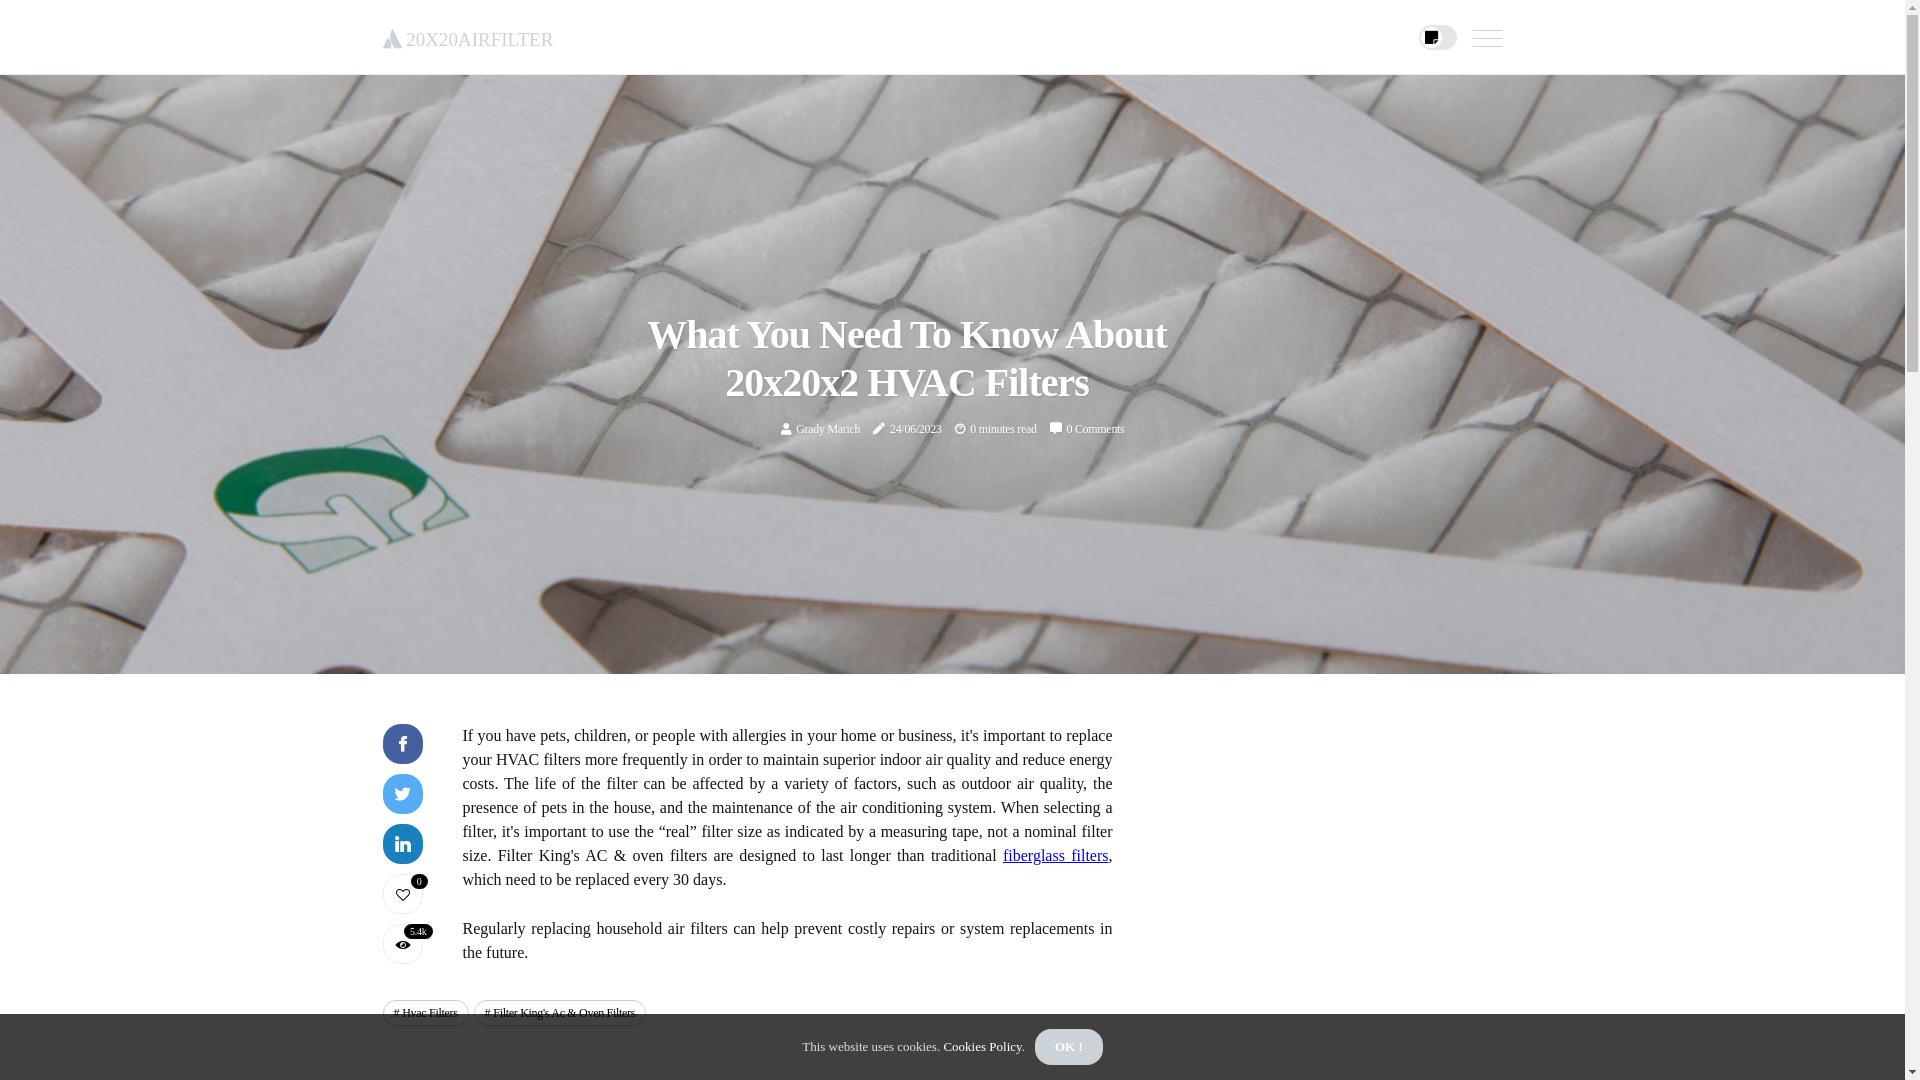  I want to click on 'Filter King'S Ac & Oven Filters', so click(560, 1013).